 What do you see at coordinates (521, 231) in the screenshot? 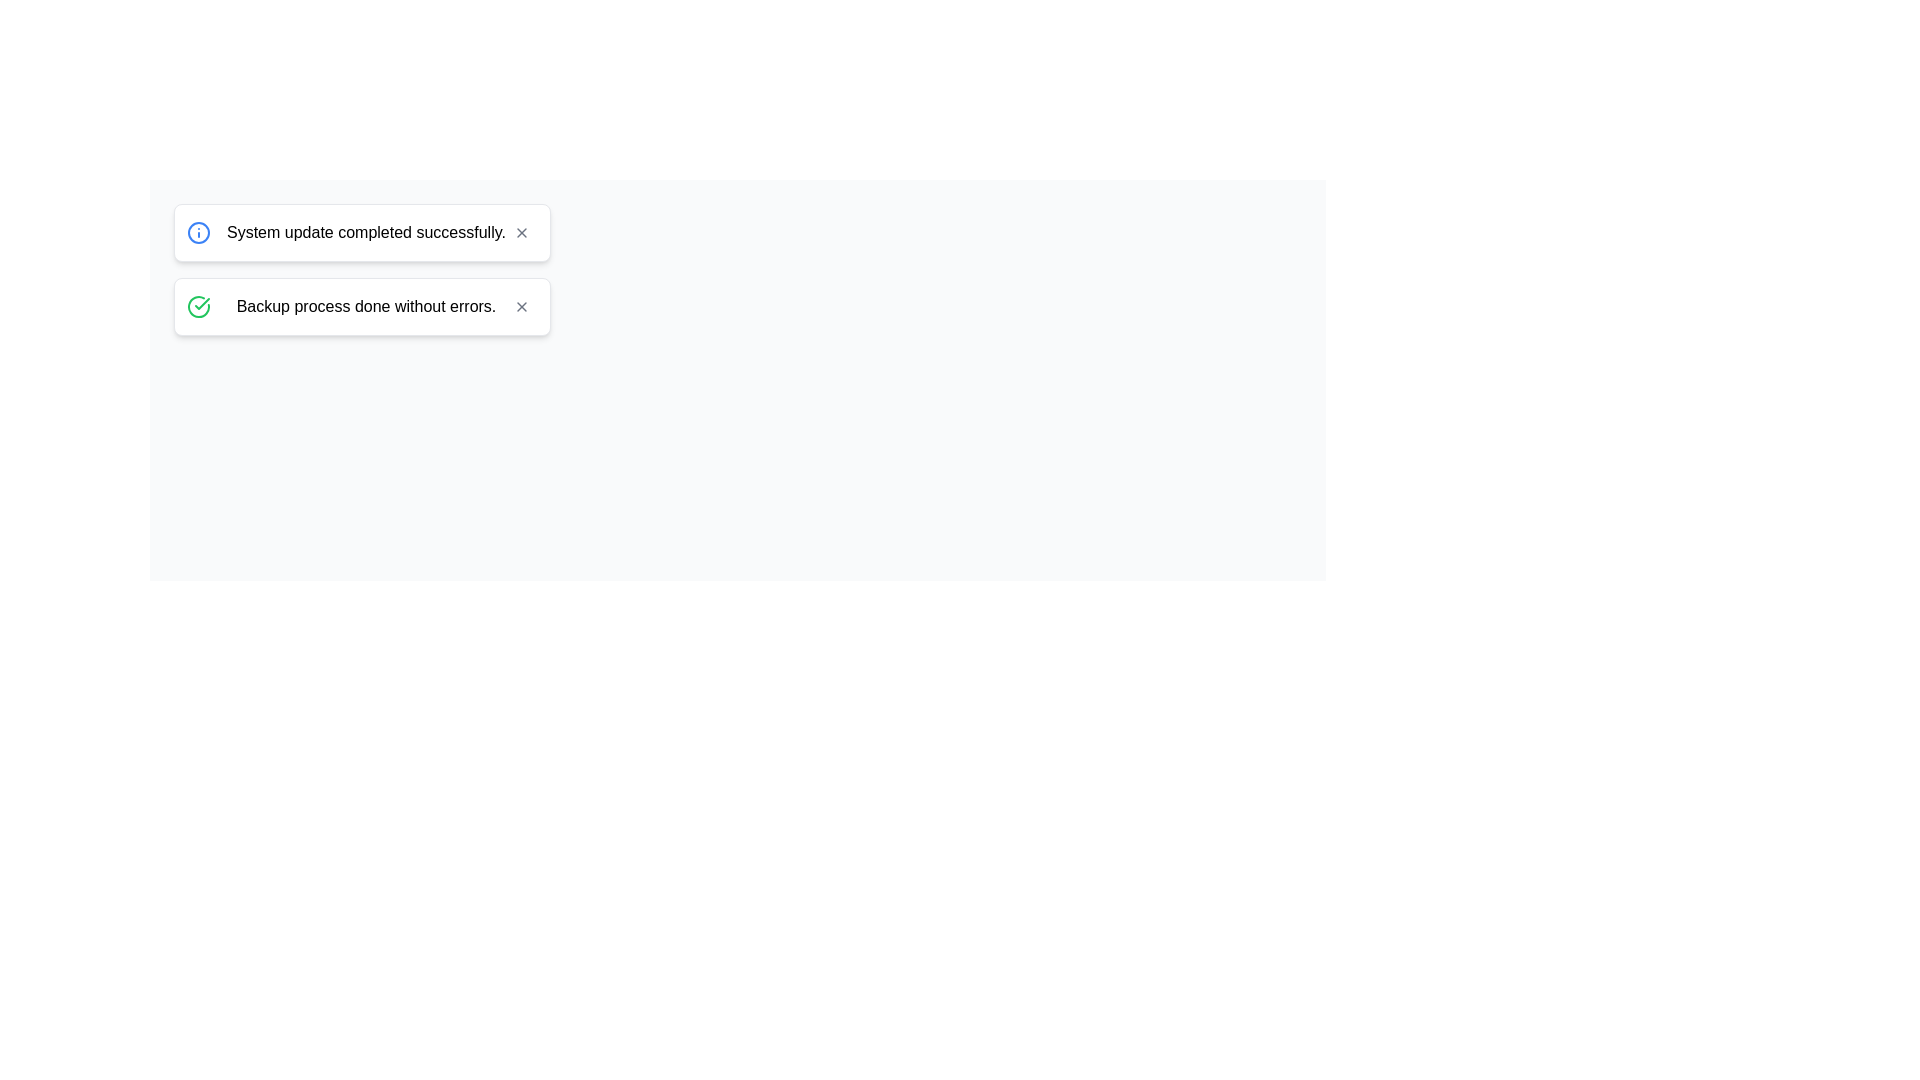
I see `the 'X' shaped close button located at the top-right corner of the notification card that displays the message 'System update completed successfully.'` at bounding box center [521, 231].